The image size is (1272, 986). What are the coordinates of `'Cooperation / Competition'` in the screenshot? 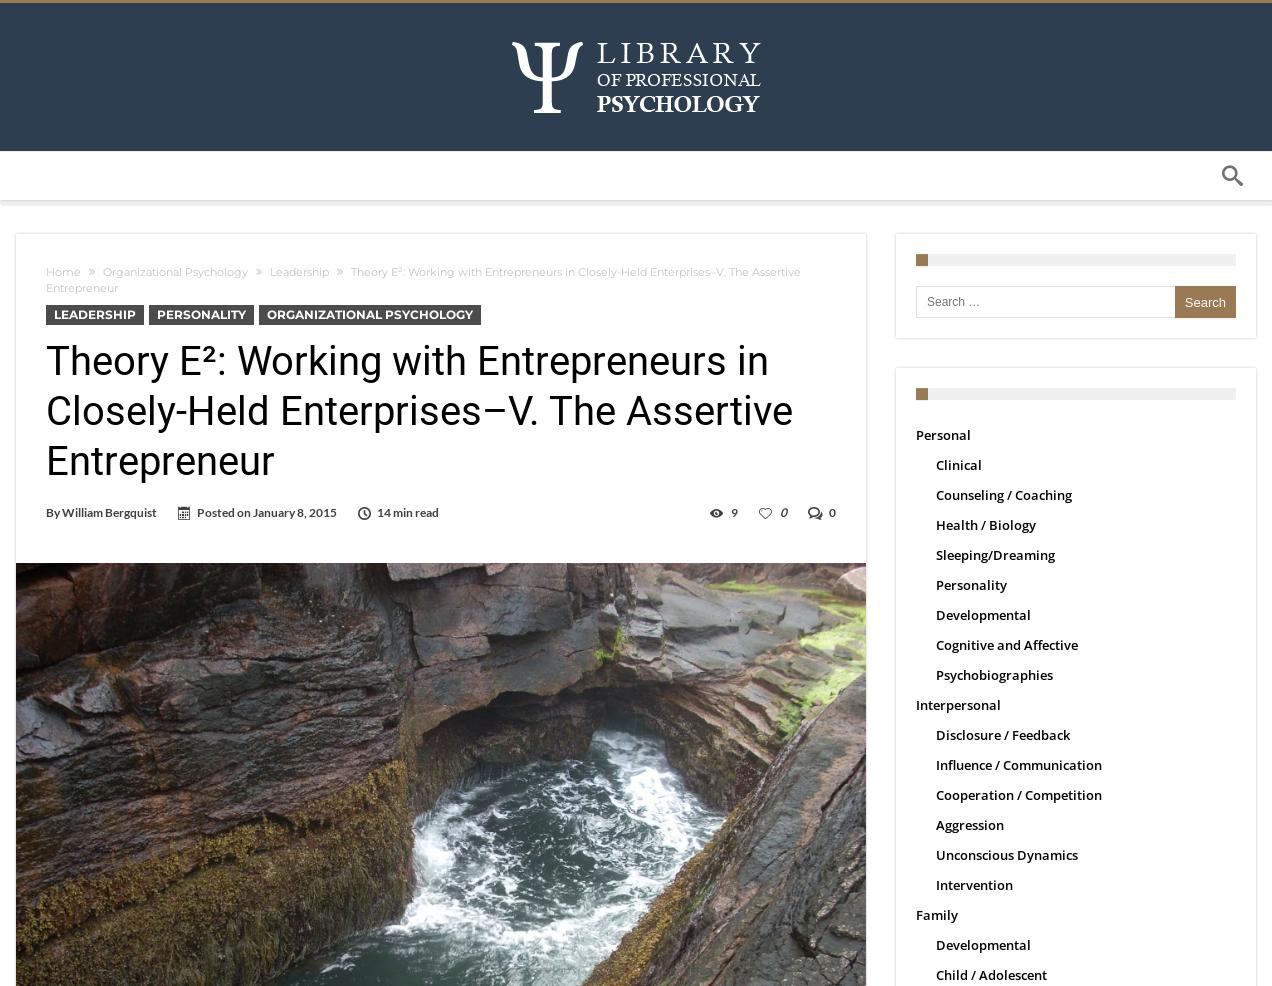 It's located at (1018, 795).